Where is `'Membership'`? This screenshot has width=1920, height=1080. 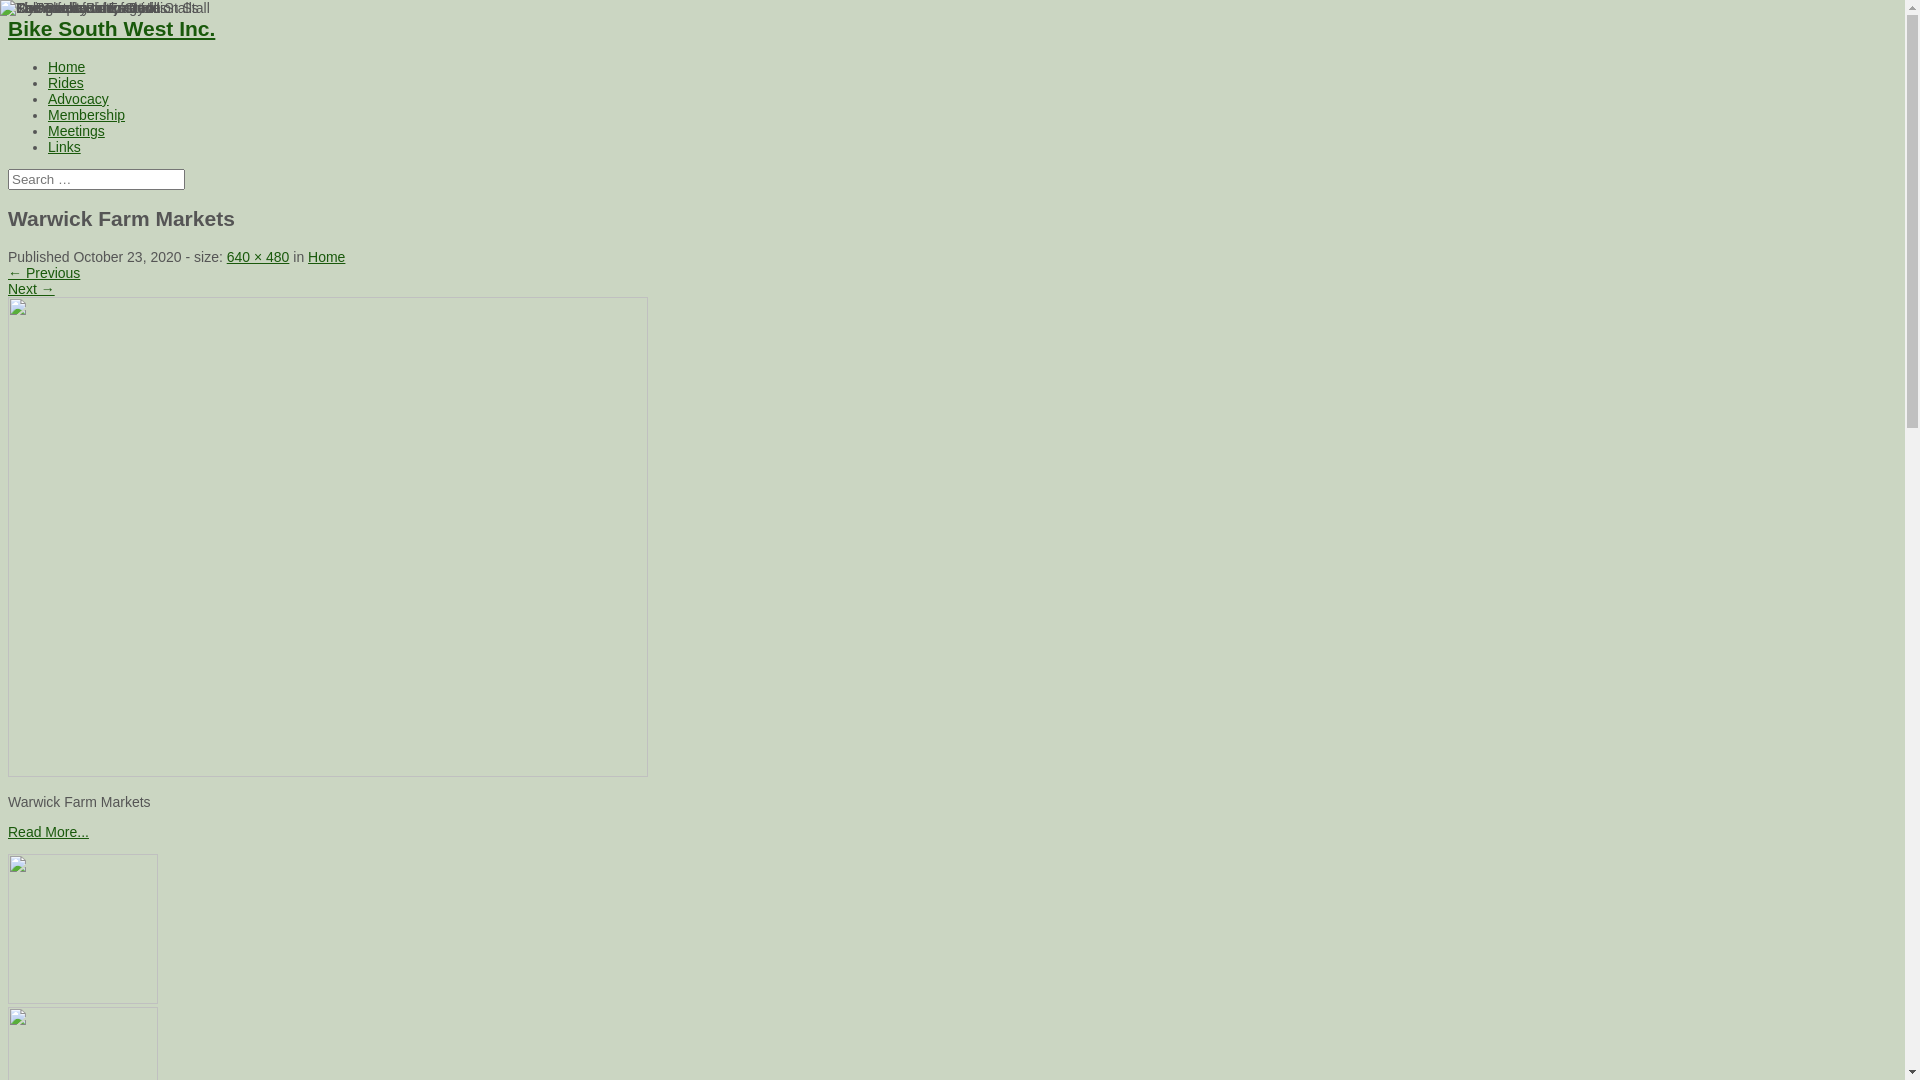
'Membership' is located at coordinates (85, 115).